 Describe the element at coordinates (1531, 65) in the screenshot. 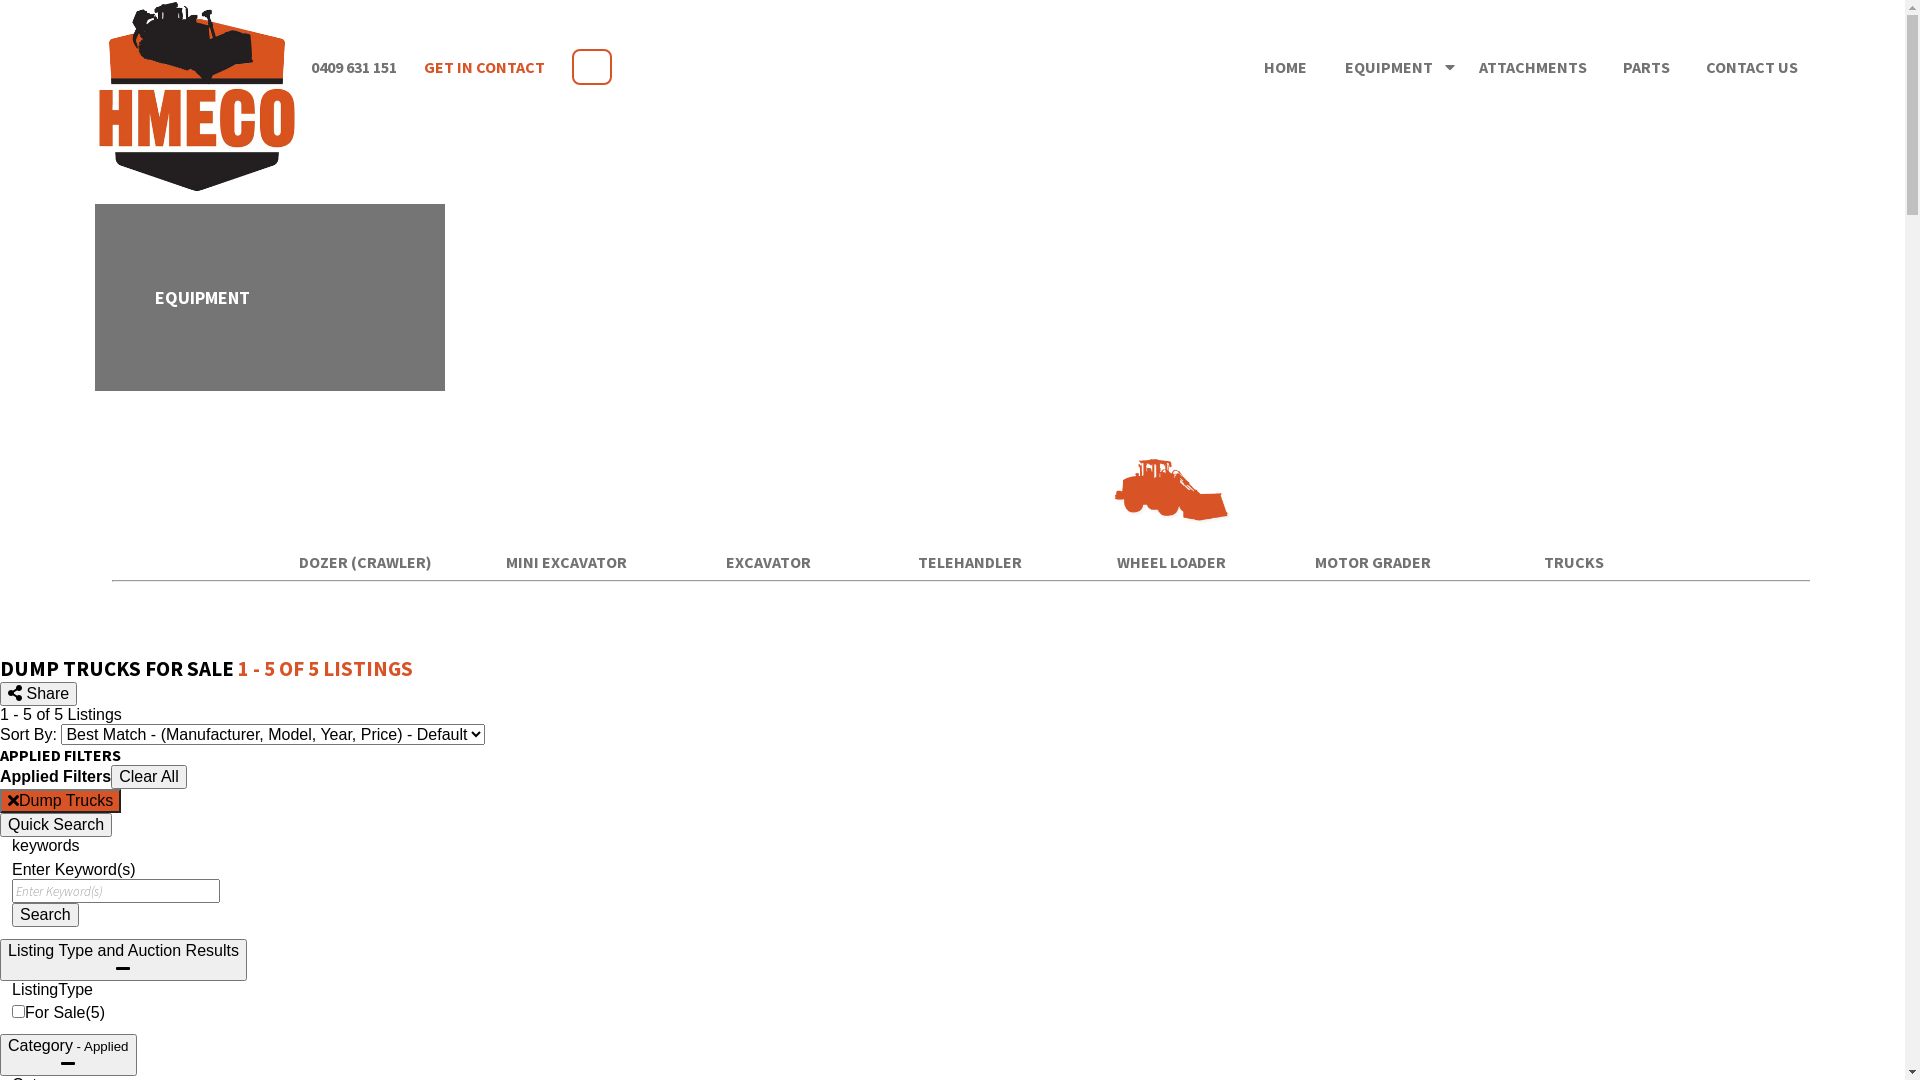

I see `'ATTACHMENTS'` at that location.